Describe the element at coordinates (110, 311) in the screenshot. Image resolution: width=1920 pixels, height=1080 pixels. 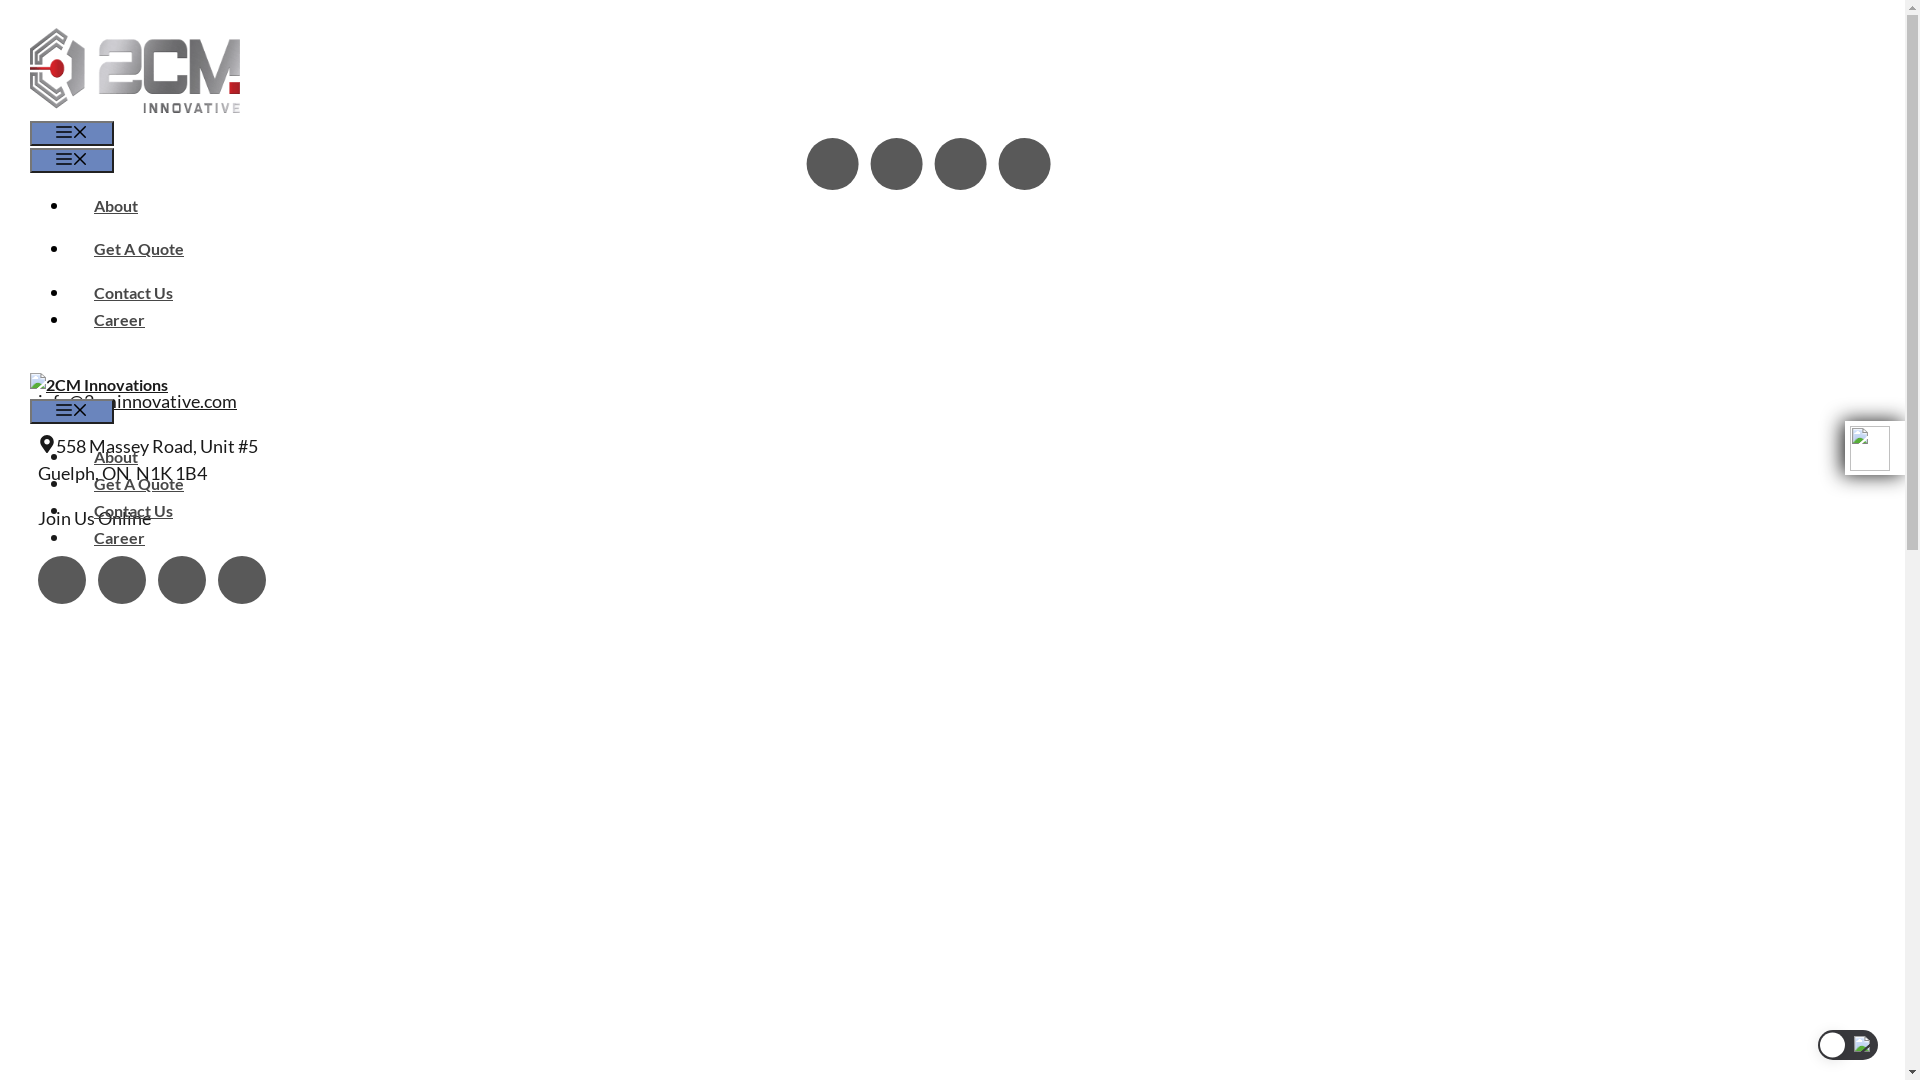
I see `'519-826-6133'` at that location.